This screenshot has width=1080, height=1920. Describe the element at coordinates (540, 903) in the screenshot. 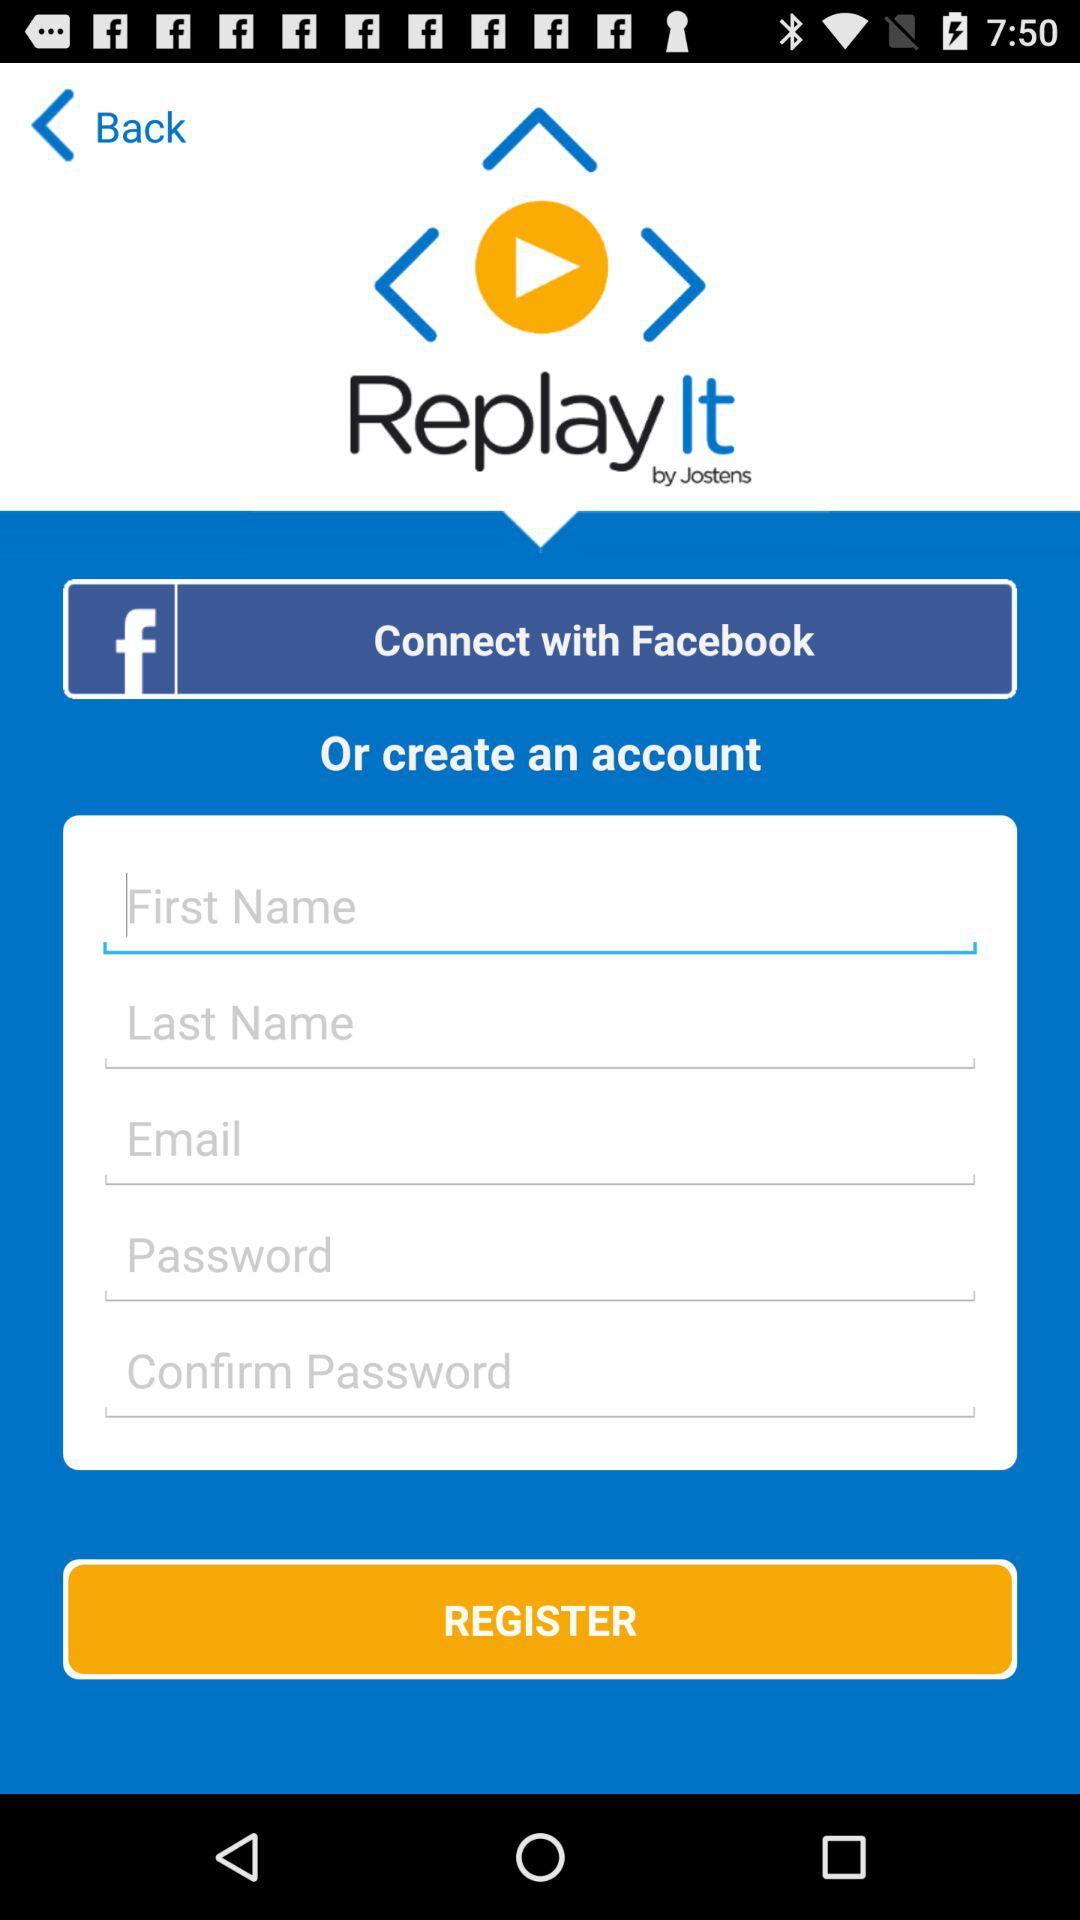

I see `first name goes here` at that location.